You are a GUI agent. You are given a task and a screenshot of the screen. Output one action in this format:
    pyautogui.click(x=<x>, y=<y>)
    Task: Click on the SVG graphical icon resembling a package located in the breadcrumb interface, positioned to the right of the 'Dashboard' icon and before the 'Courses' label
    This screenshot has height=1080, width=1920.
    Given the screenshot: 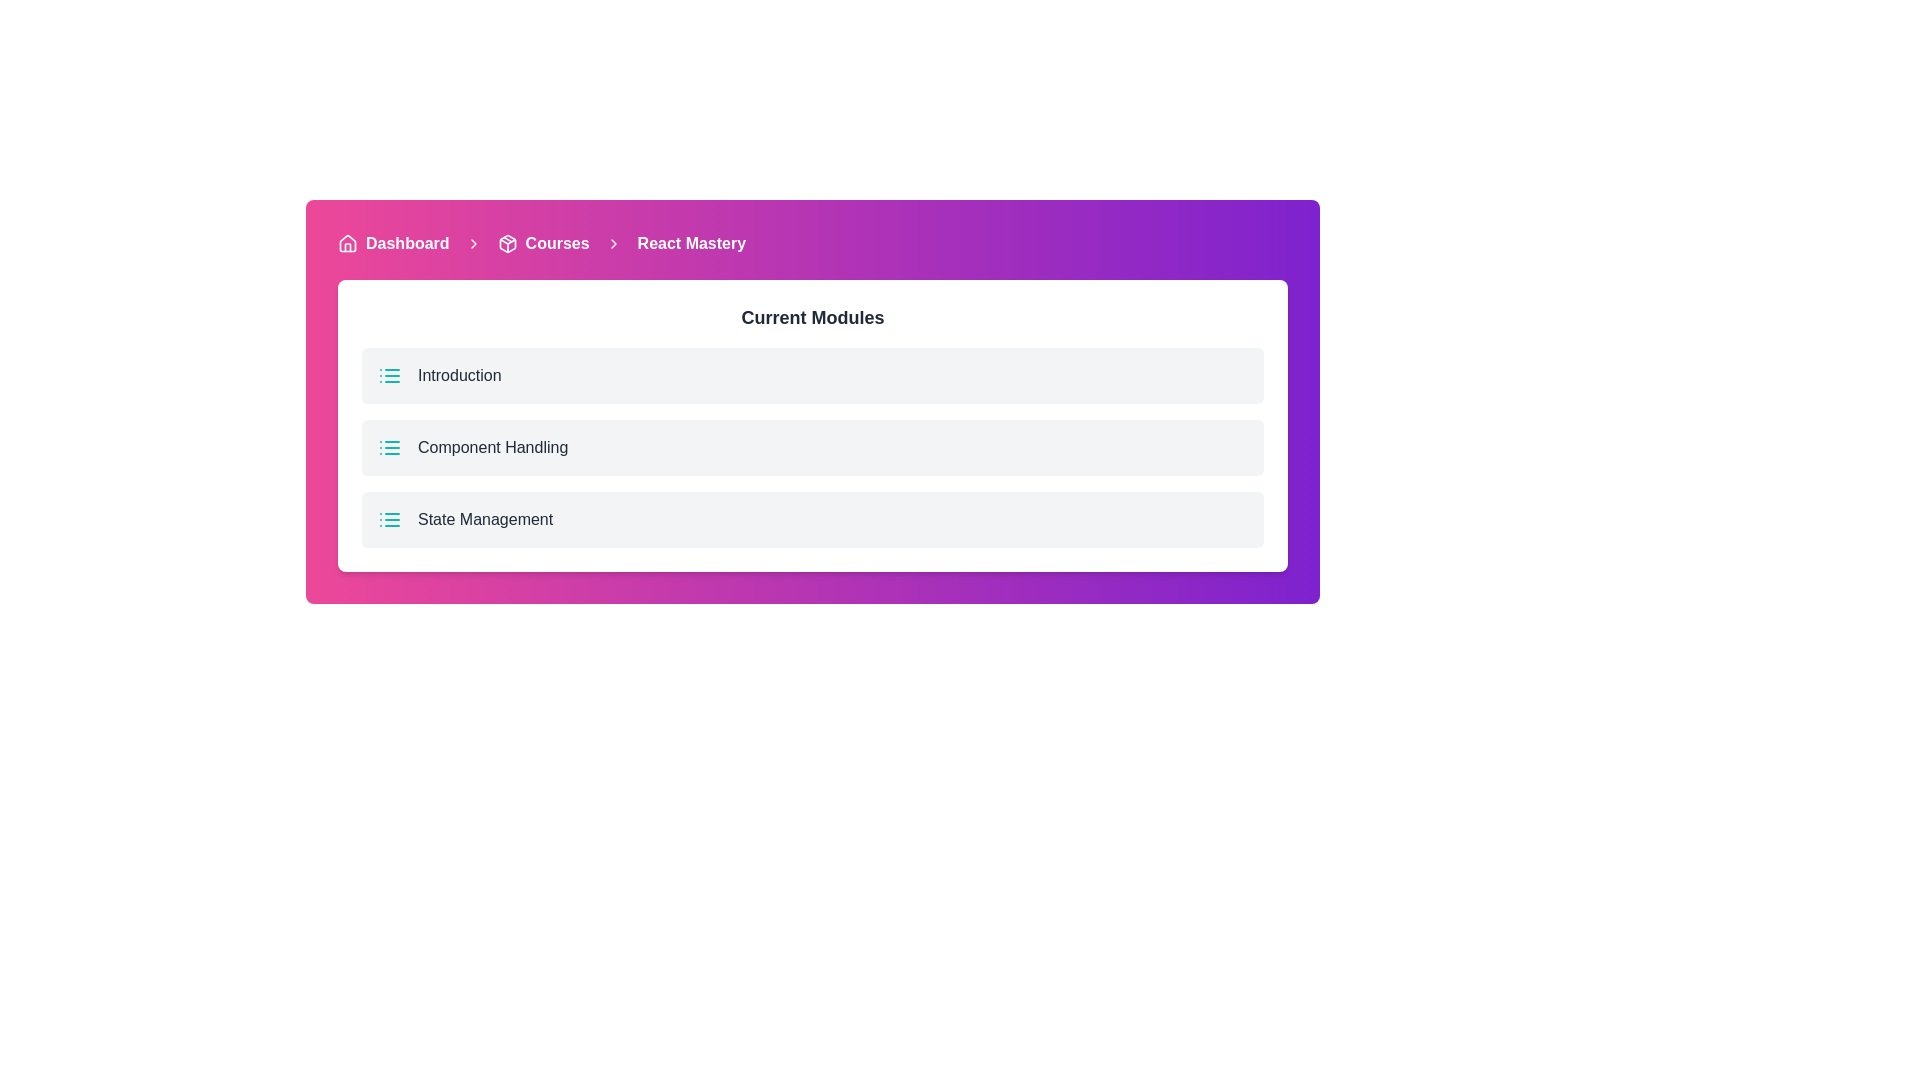 What is the action you would take?
    pyautogui.click(x=507, y=242)
    